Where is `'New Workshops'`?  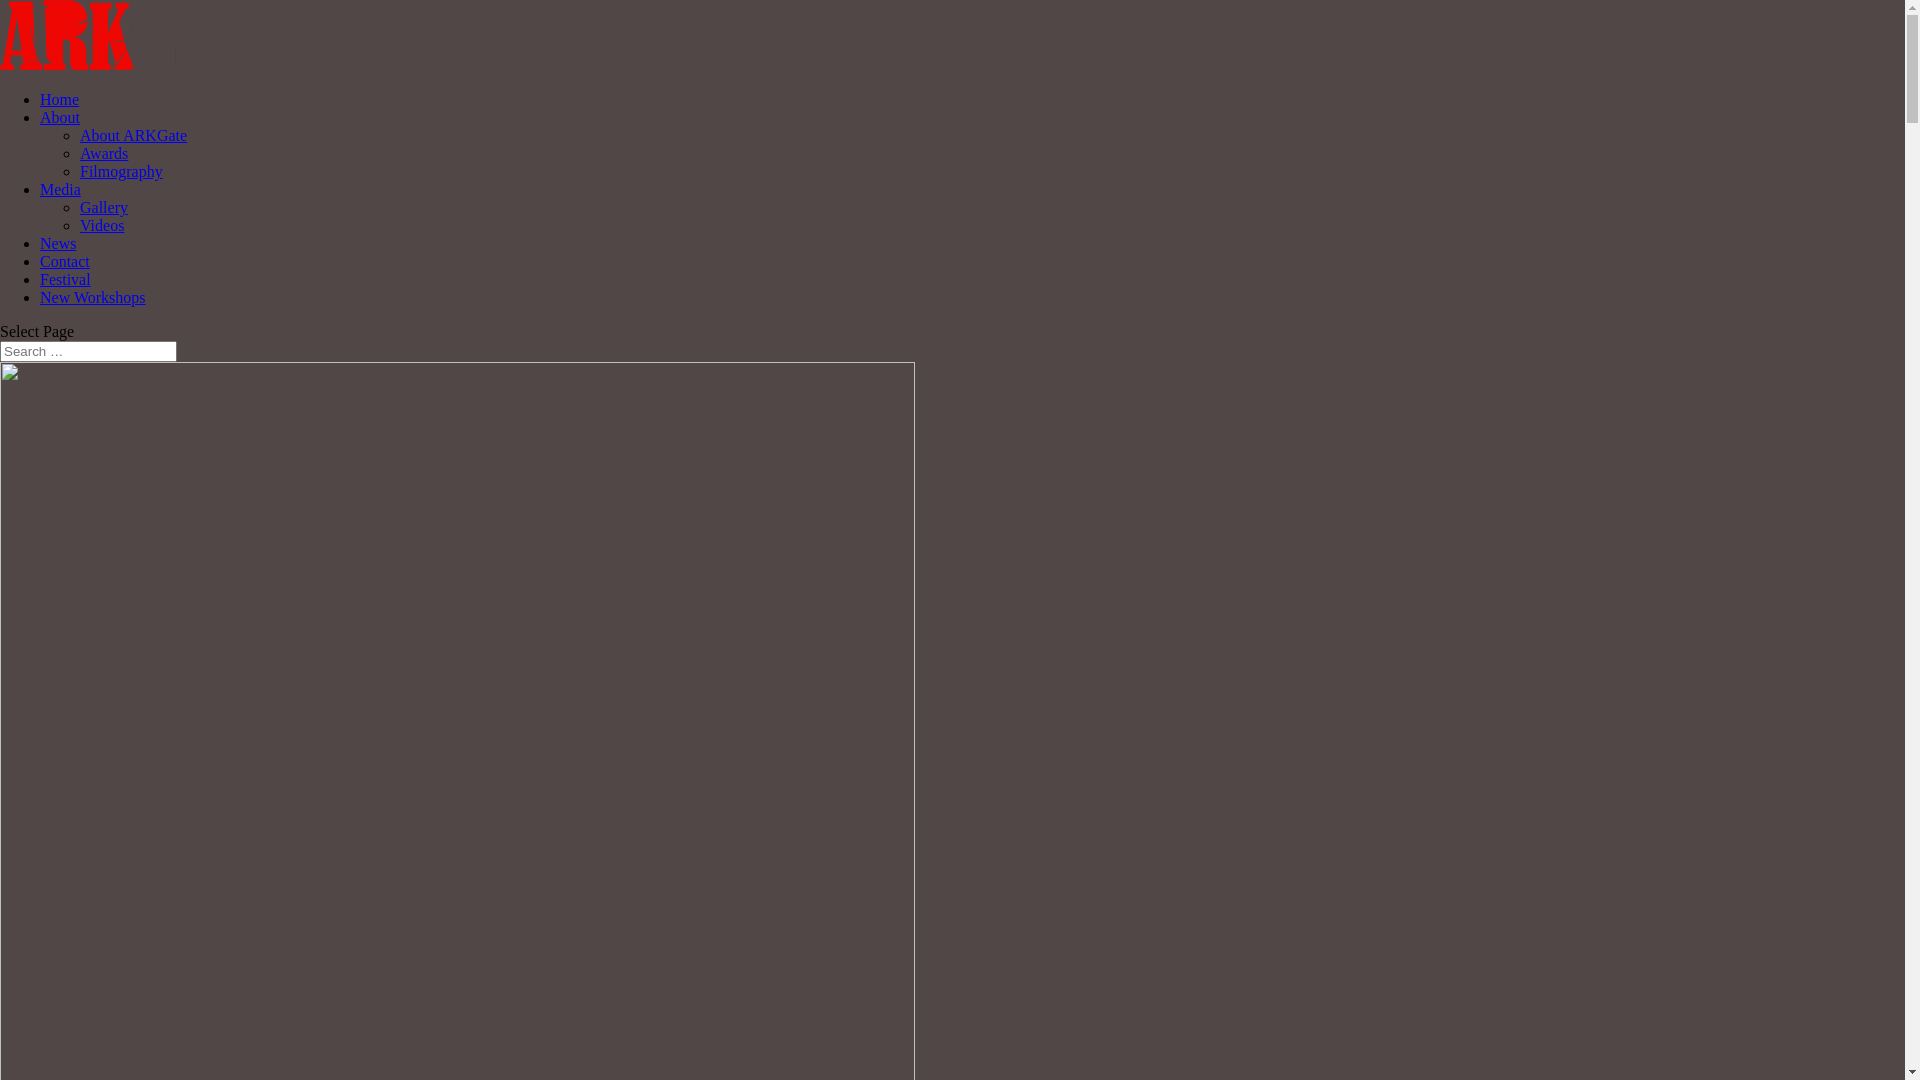
'New Workshops' is located at coordinates (39, 297).